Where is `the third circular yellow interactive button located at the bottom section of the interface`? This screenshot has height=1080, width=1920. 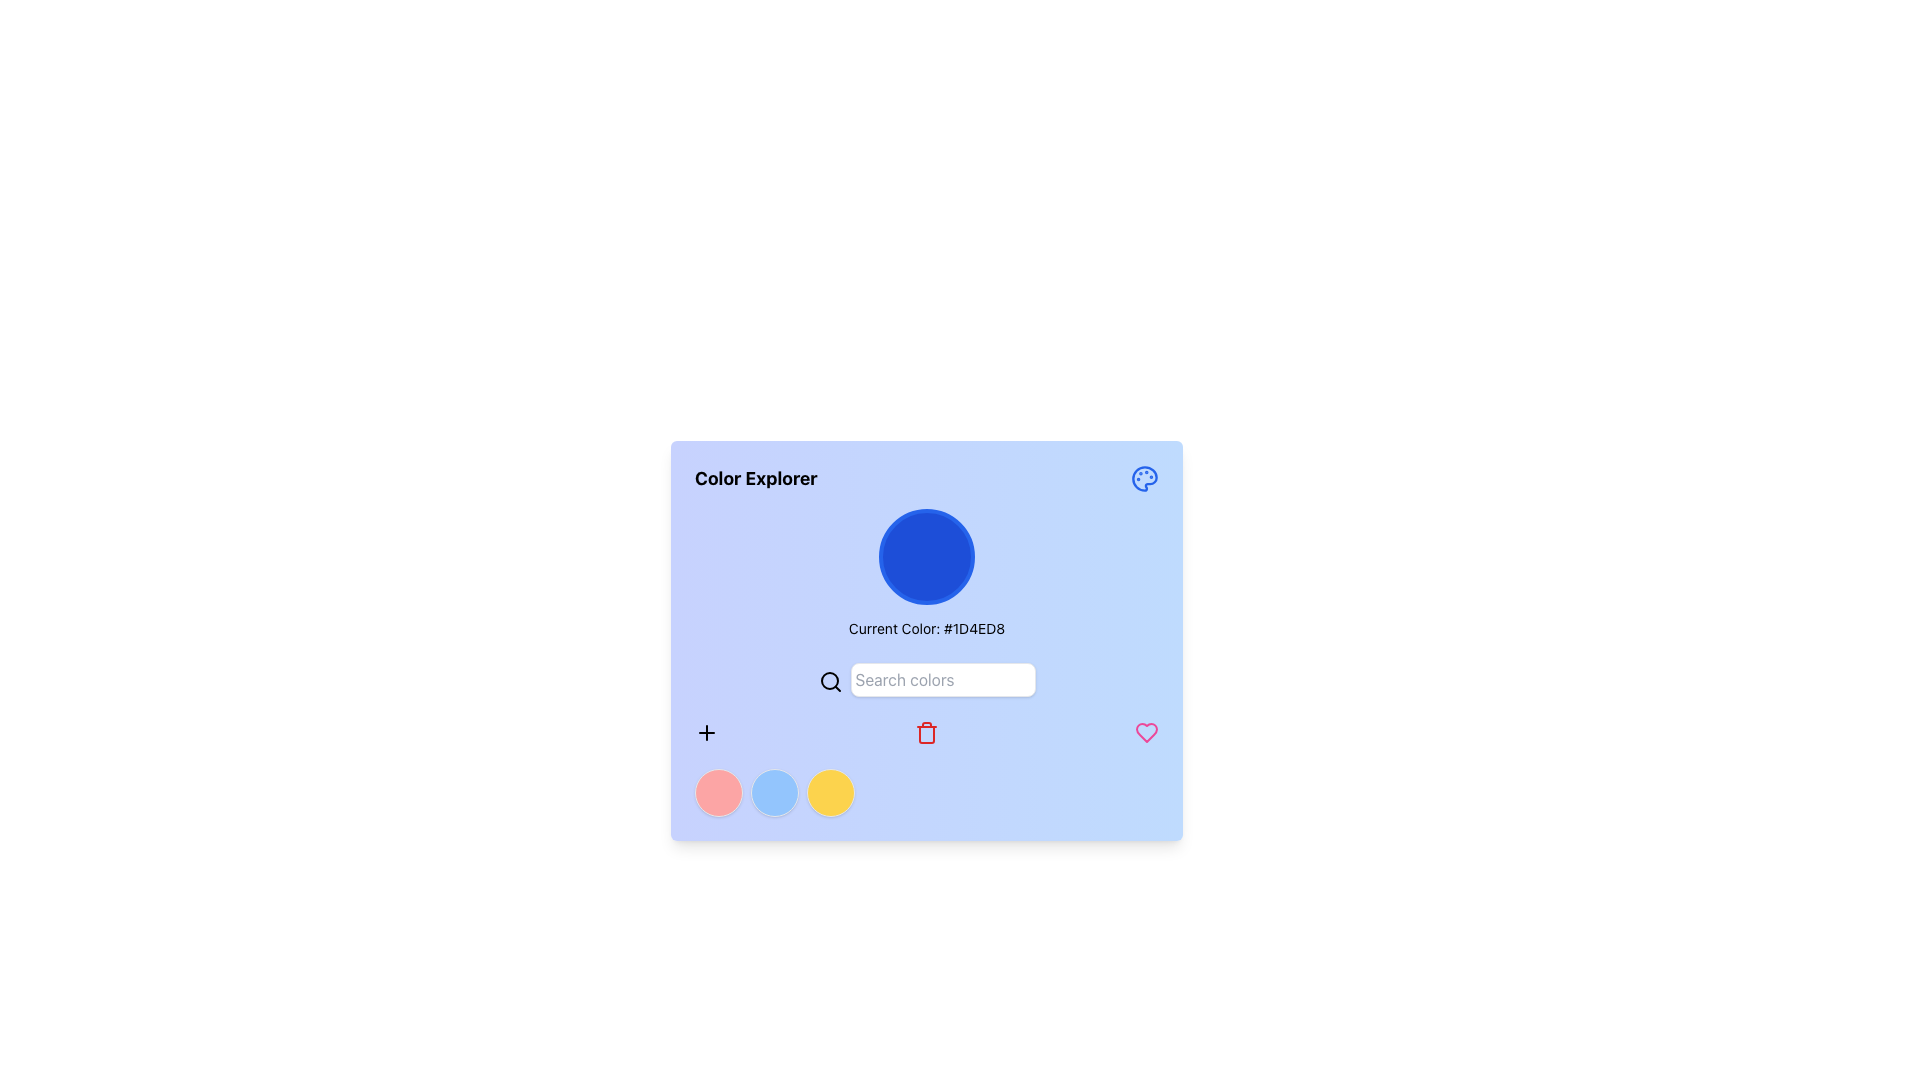 the third circular yellow interactive button located at the bottom section of the interface is located at coordinates (830, 792).